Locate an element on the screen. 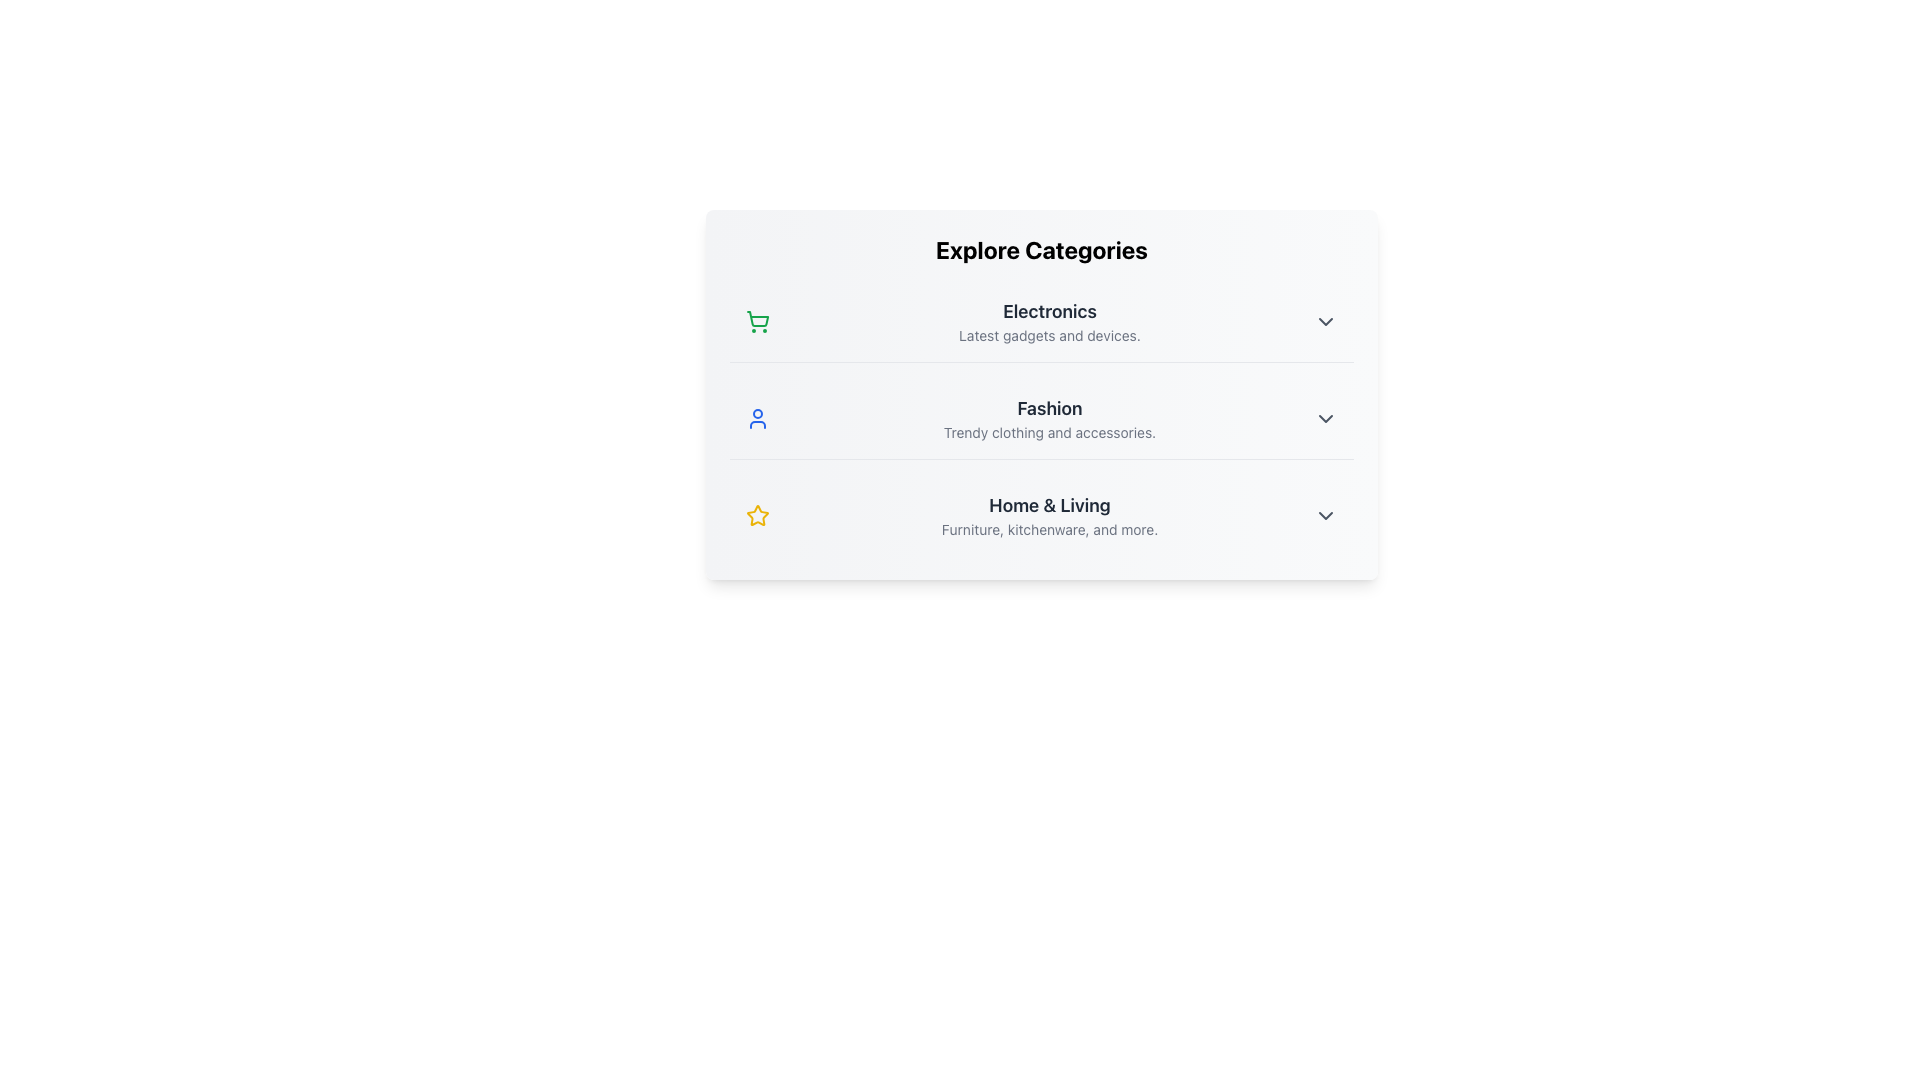 The width and height of the screenshot is (1920, 1080). the text block displaying 'Trendy clothing and accessories.' which is located beneath the 'Fashion' text and part of the 'Explore Categories' section is located at coordinates (1049, 431).